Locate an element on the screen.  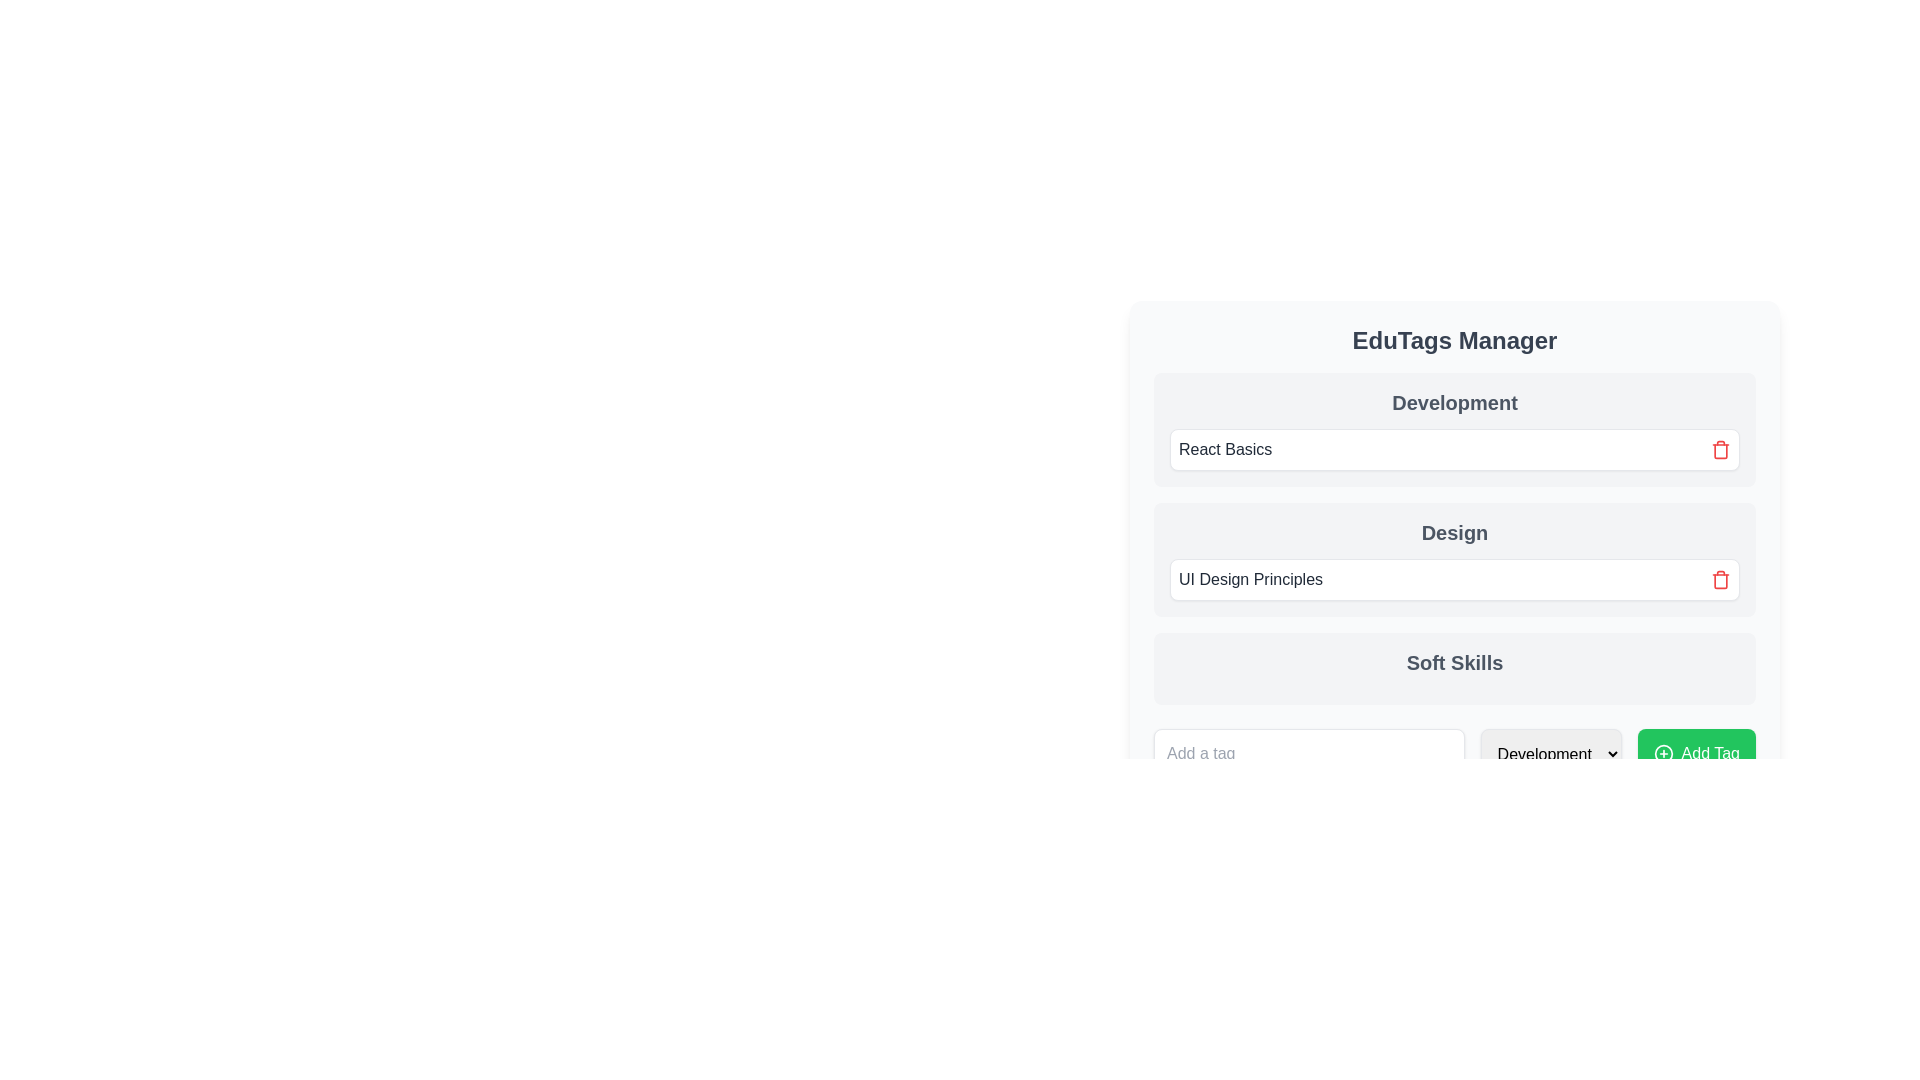
the 'Design' text label header, which is styled in bold and dark gray on a light gray background is located at coordinates (1454, 516).